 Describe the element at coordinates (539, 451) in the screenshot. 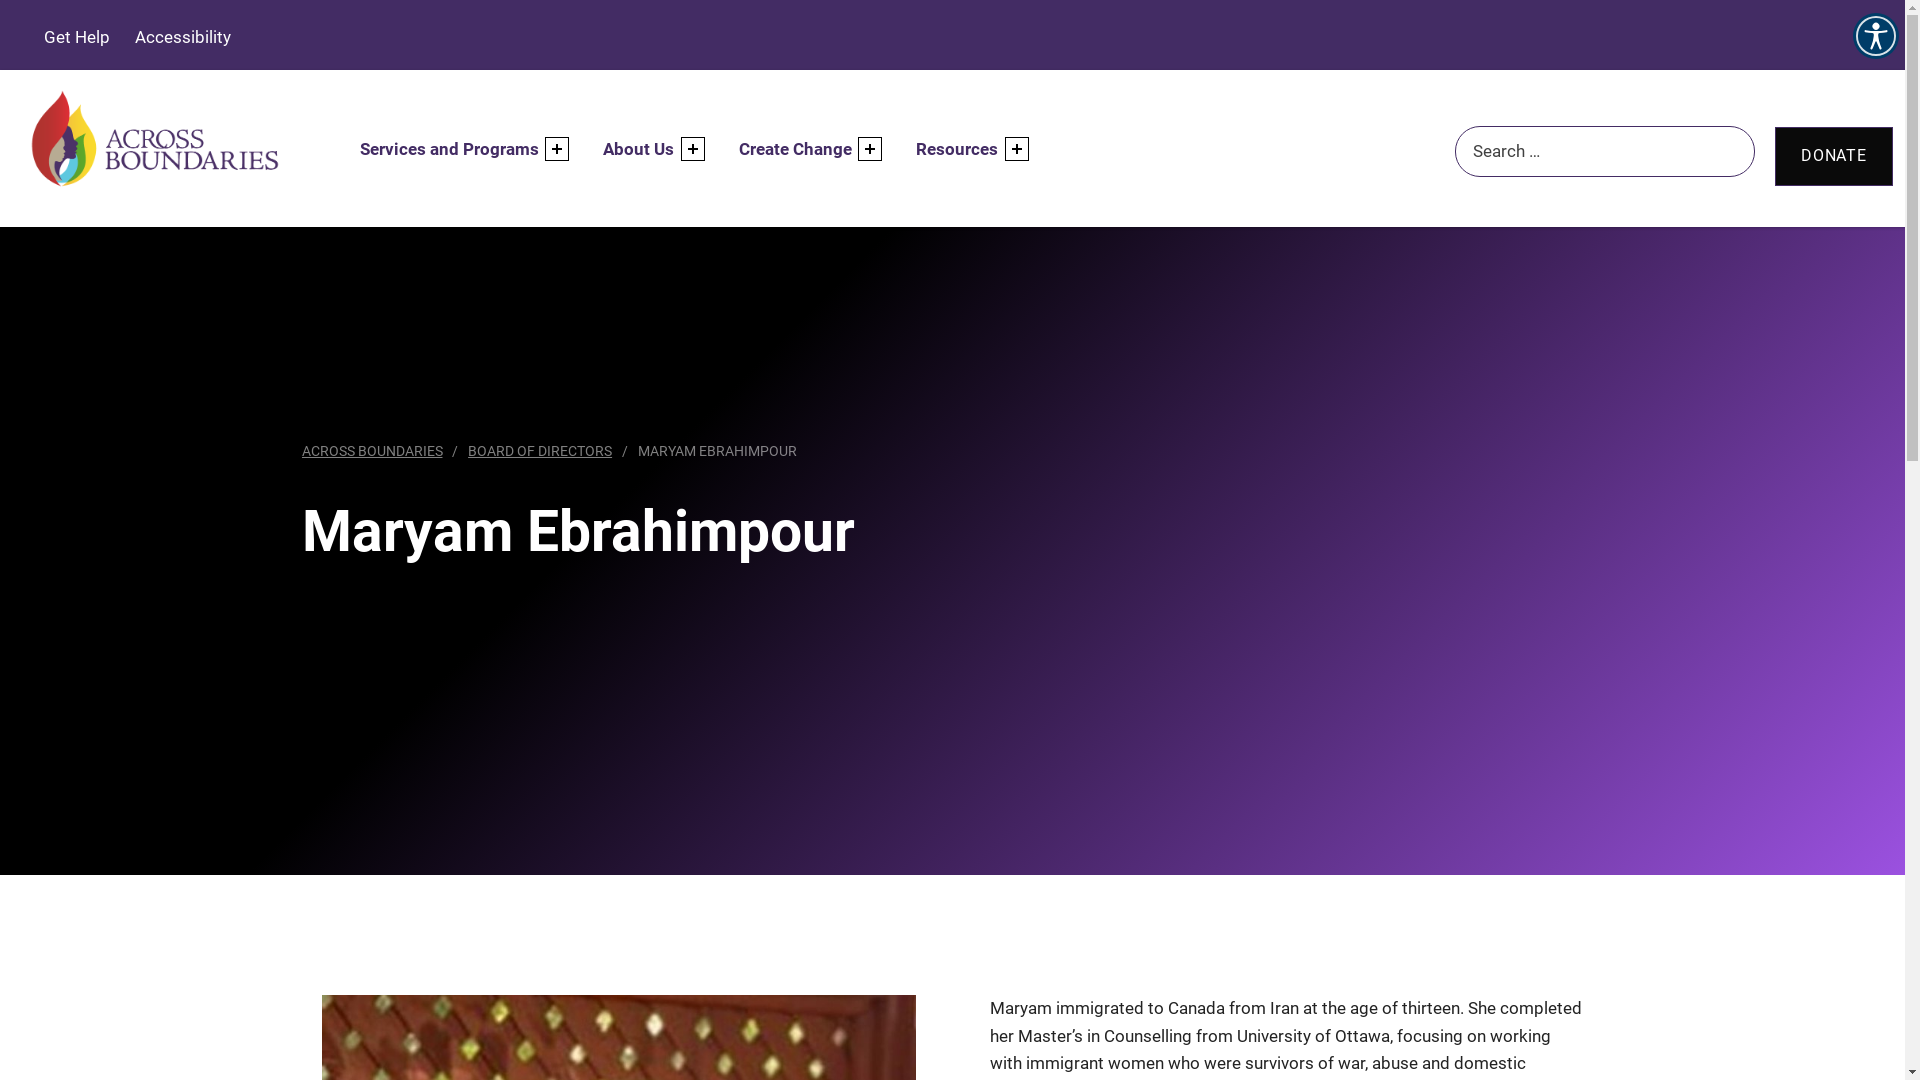

I see `'BOARD OF DIRECTORS'` at that location.